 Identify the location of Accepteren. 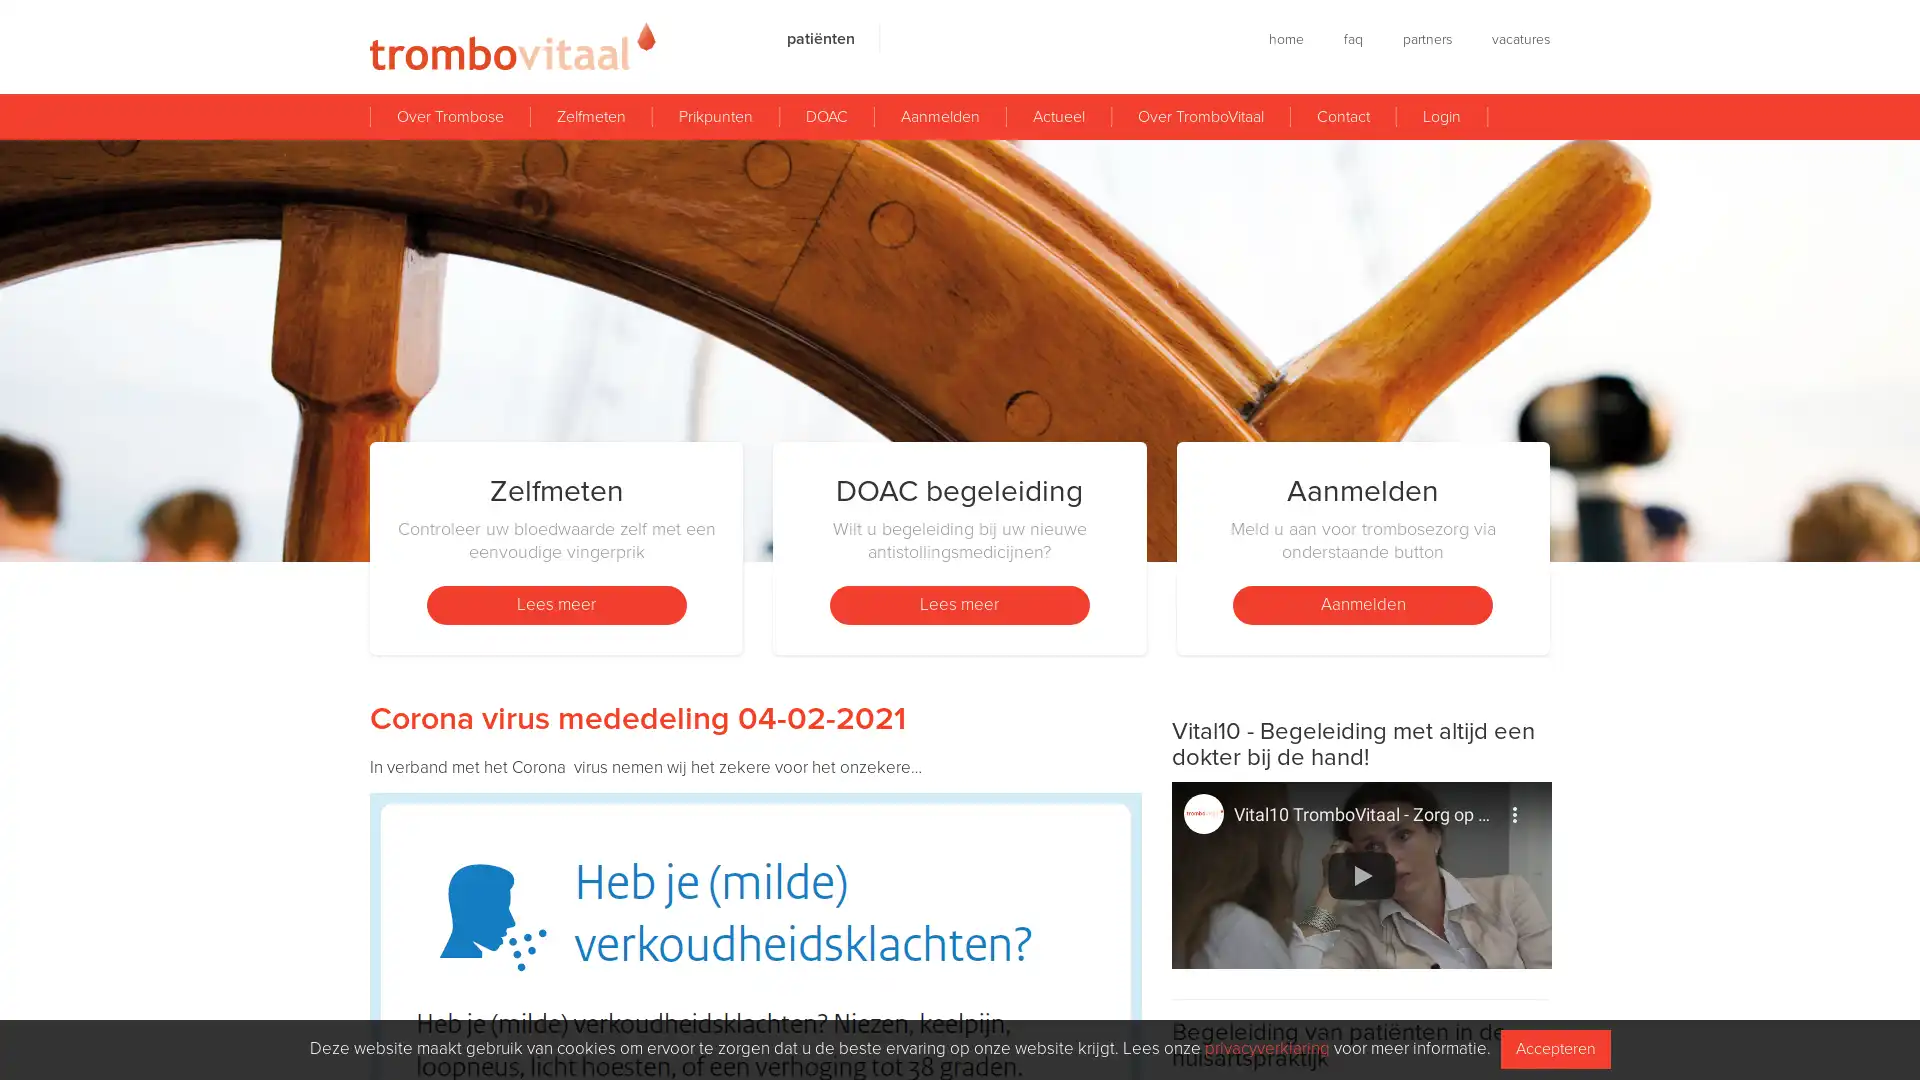
(1554, 1048).